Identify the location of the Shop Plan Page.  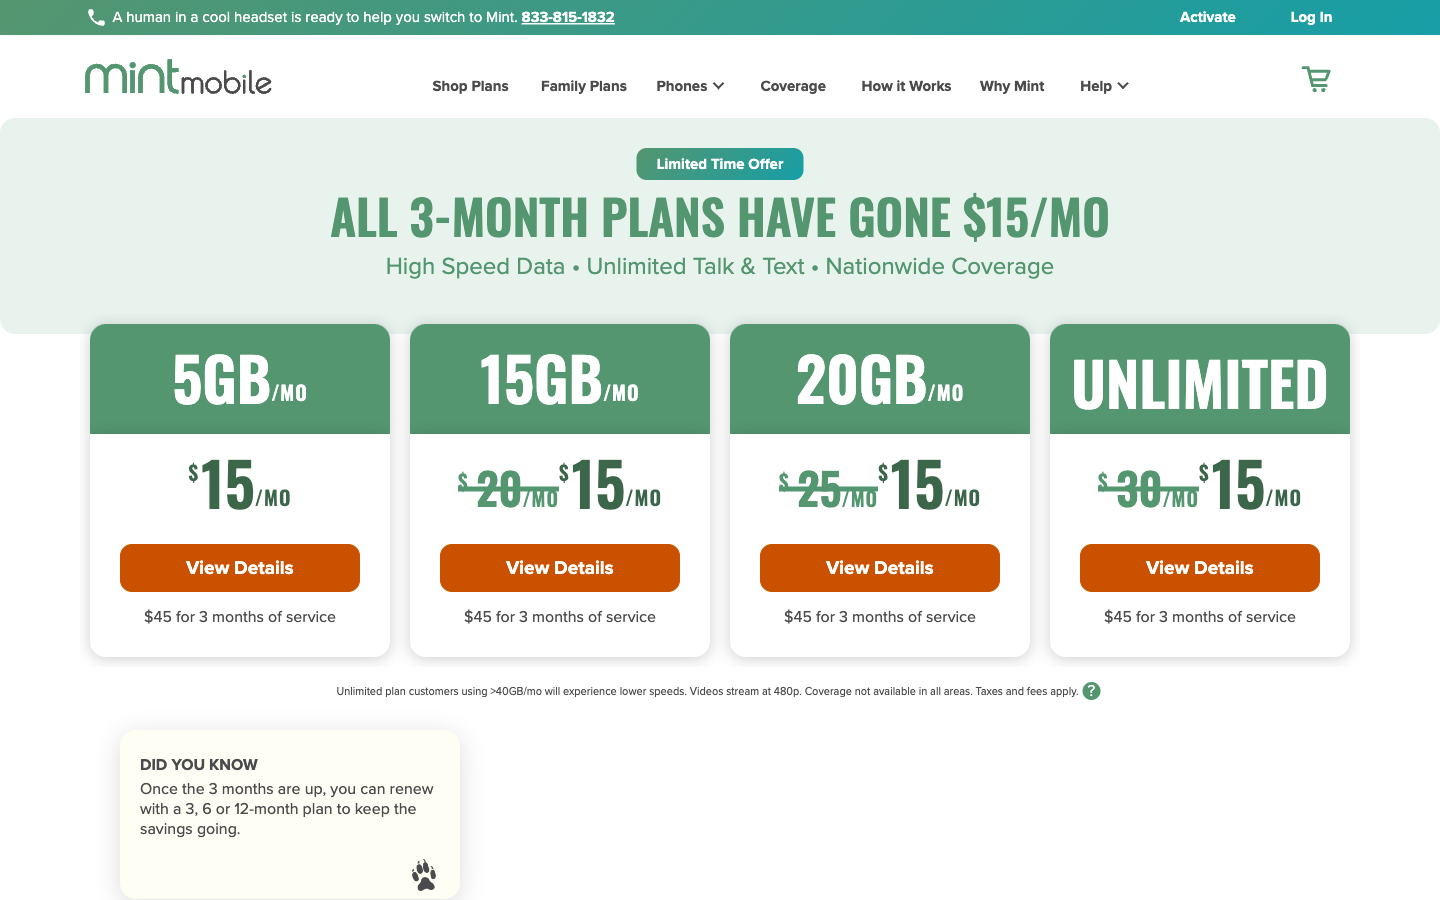
(458, 88).